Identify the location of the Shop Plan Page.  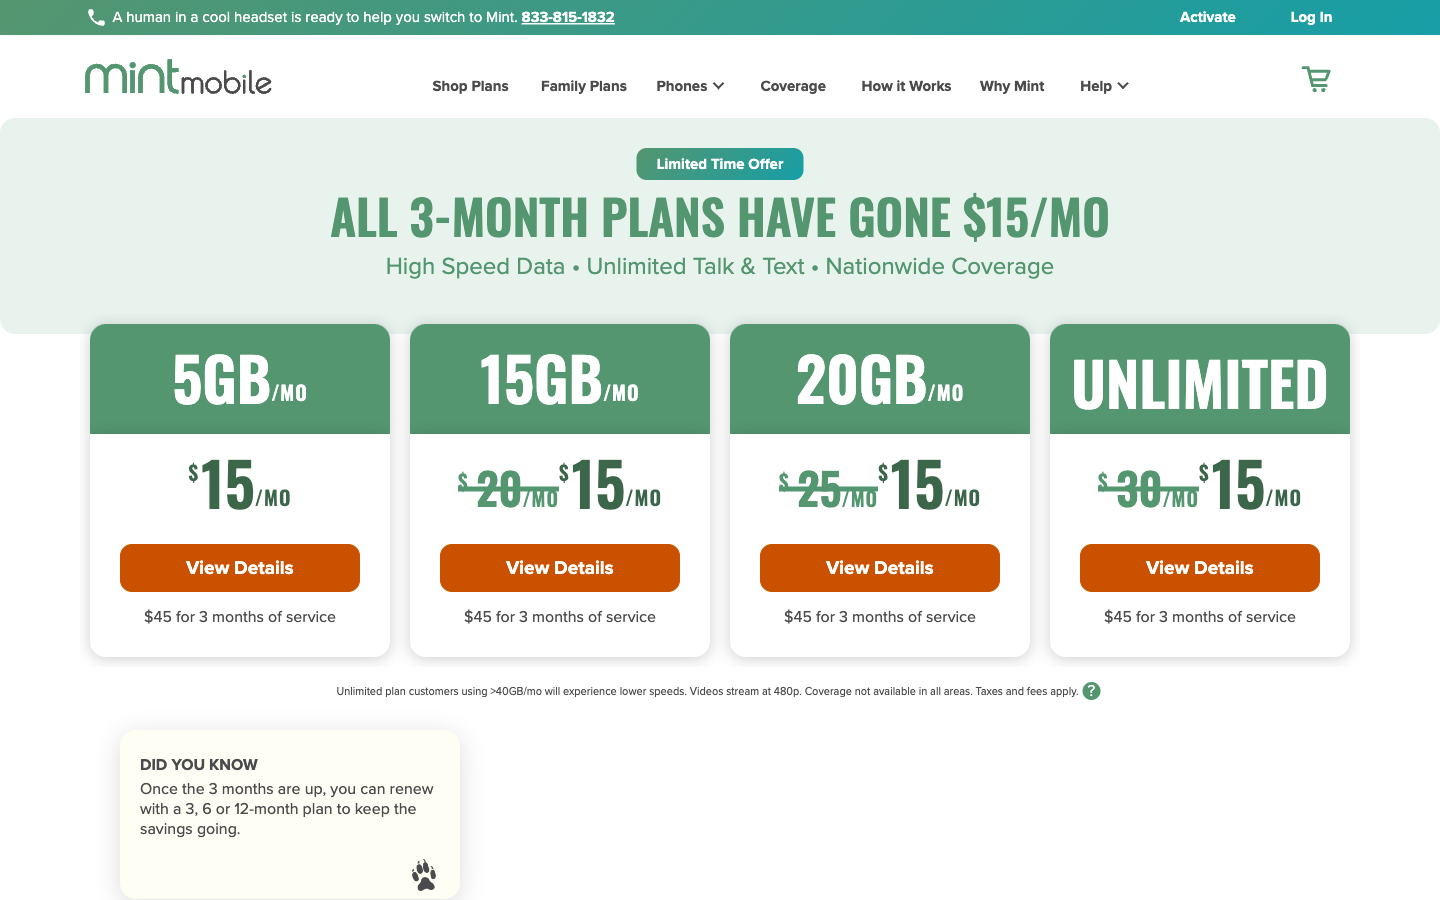
(458, 88).